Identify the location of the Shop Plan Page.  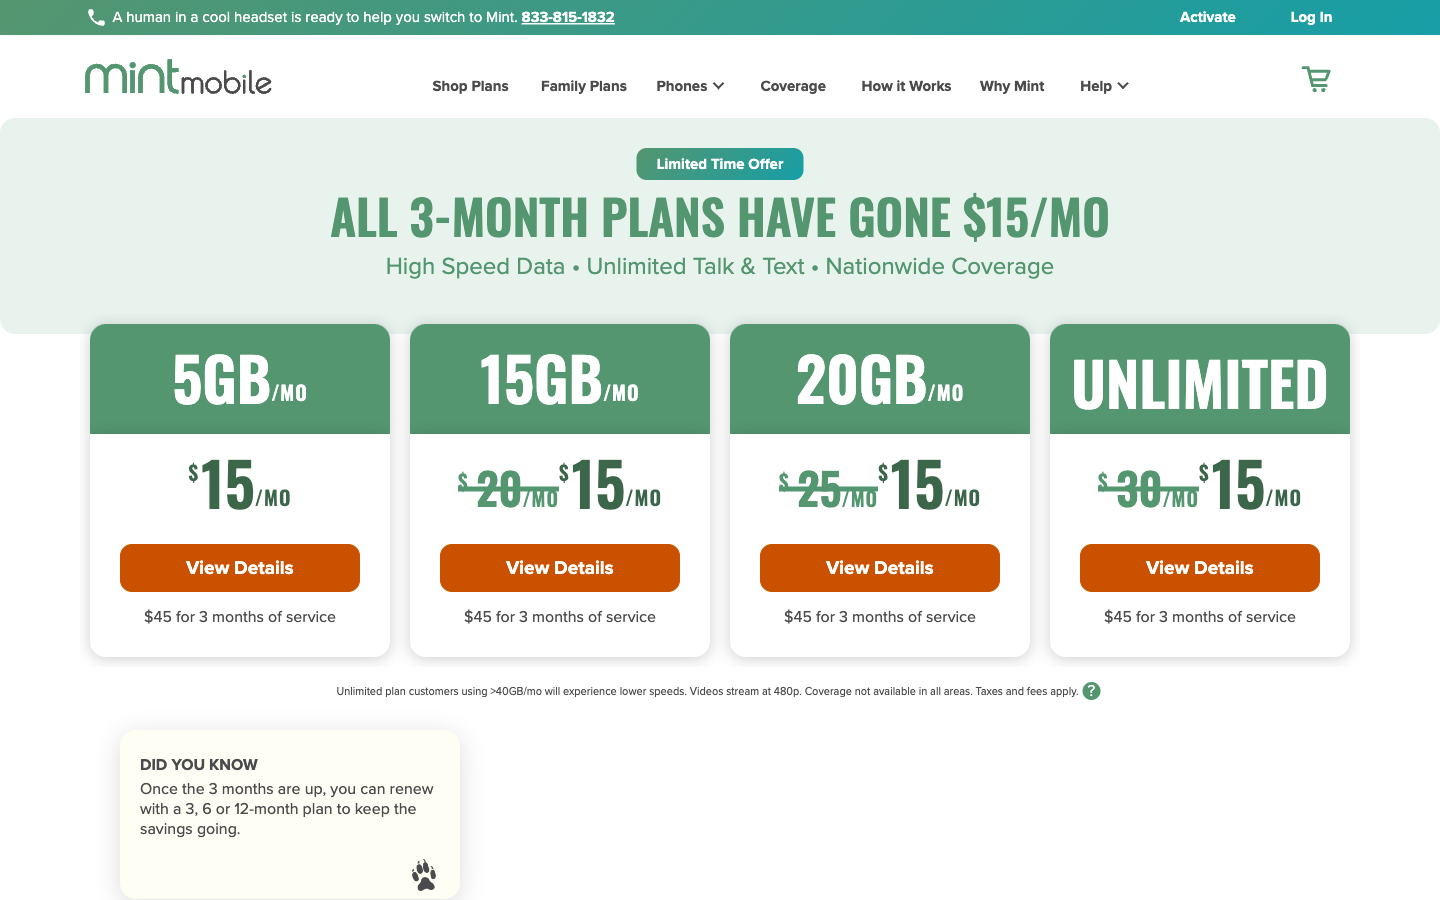
(458, 88).